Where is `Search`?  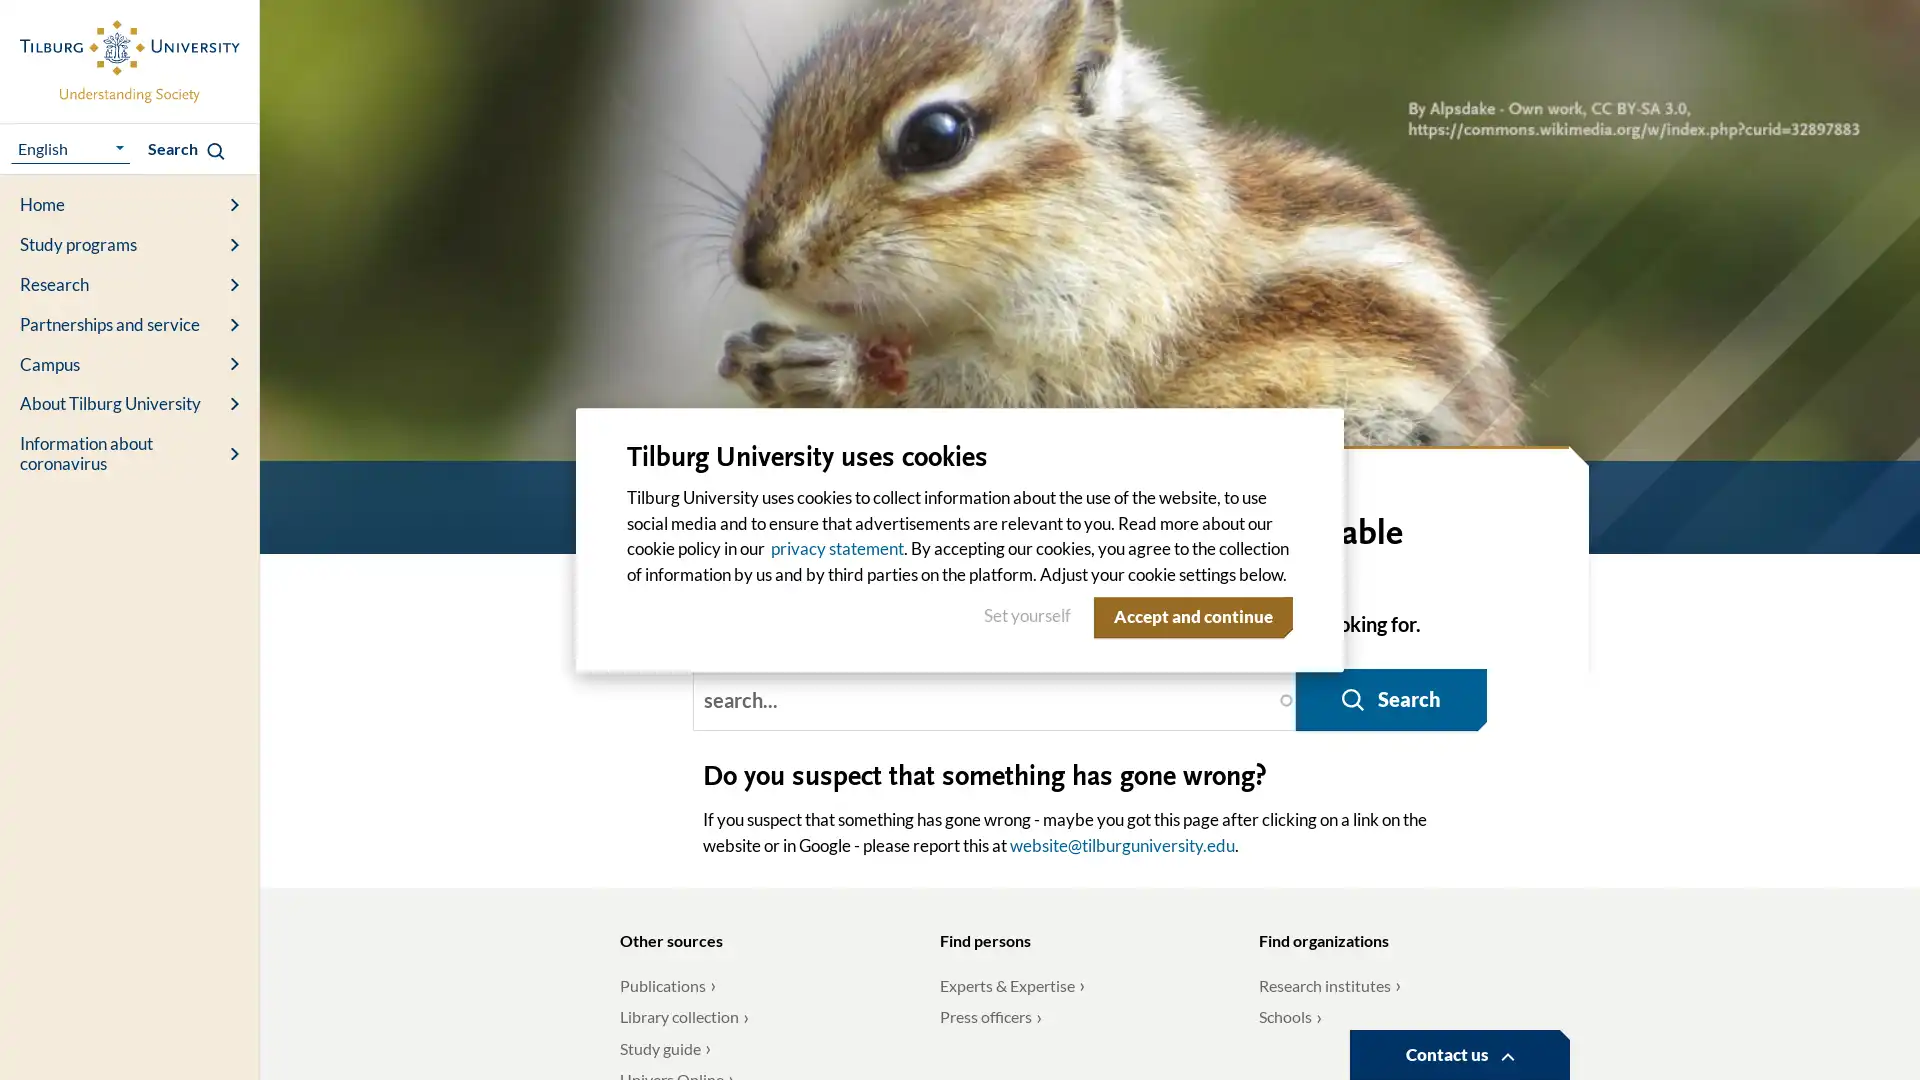 Search is located at coordinates (1385, 689).